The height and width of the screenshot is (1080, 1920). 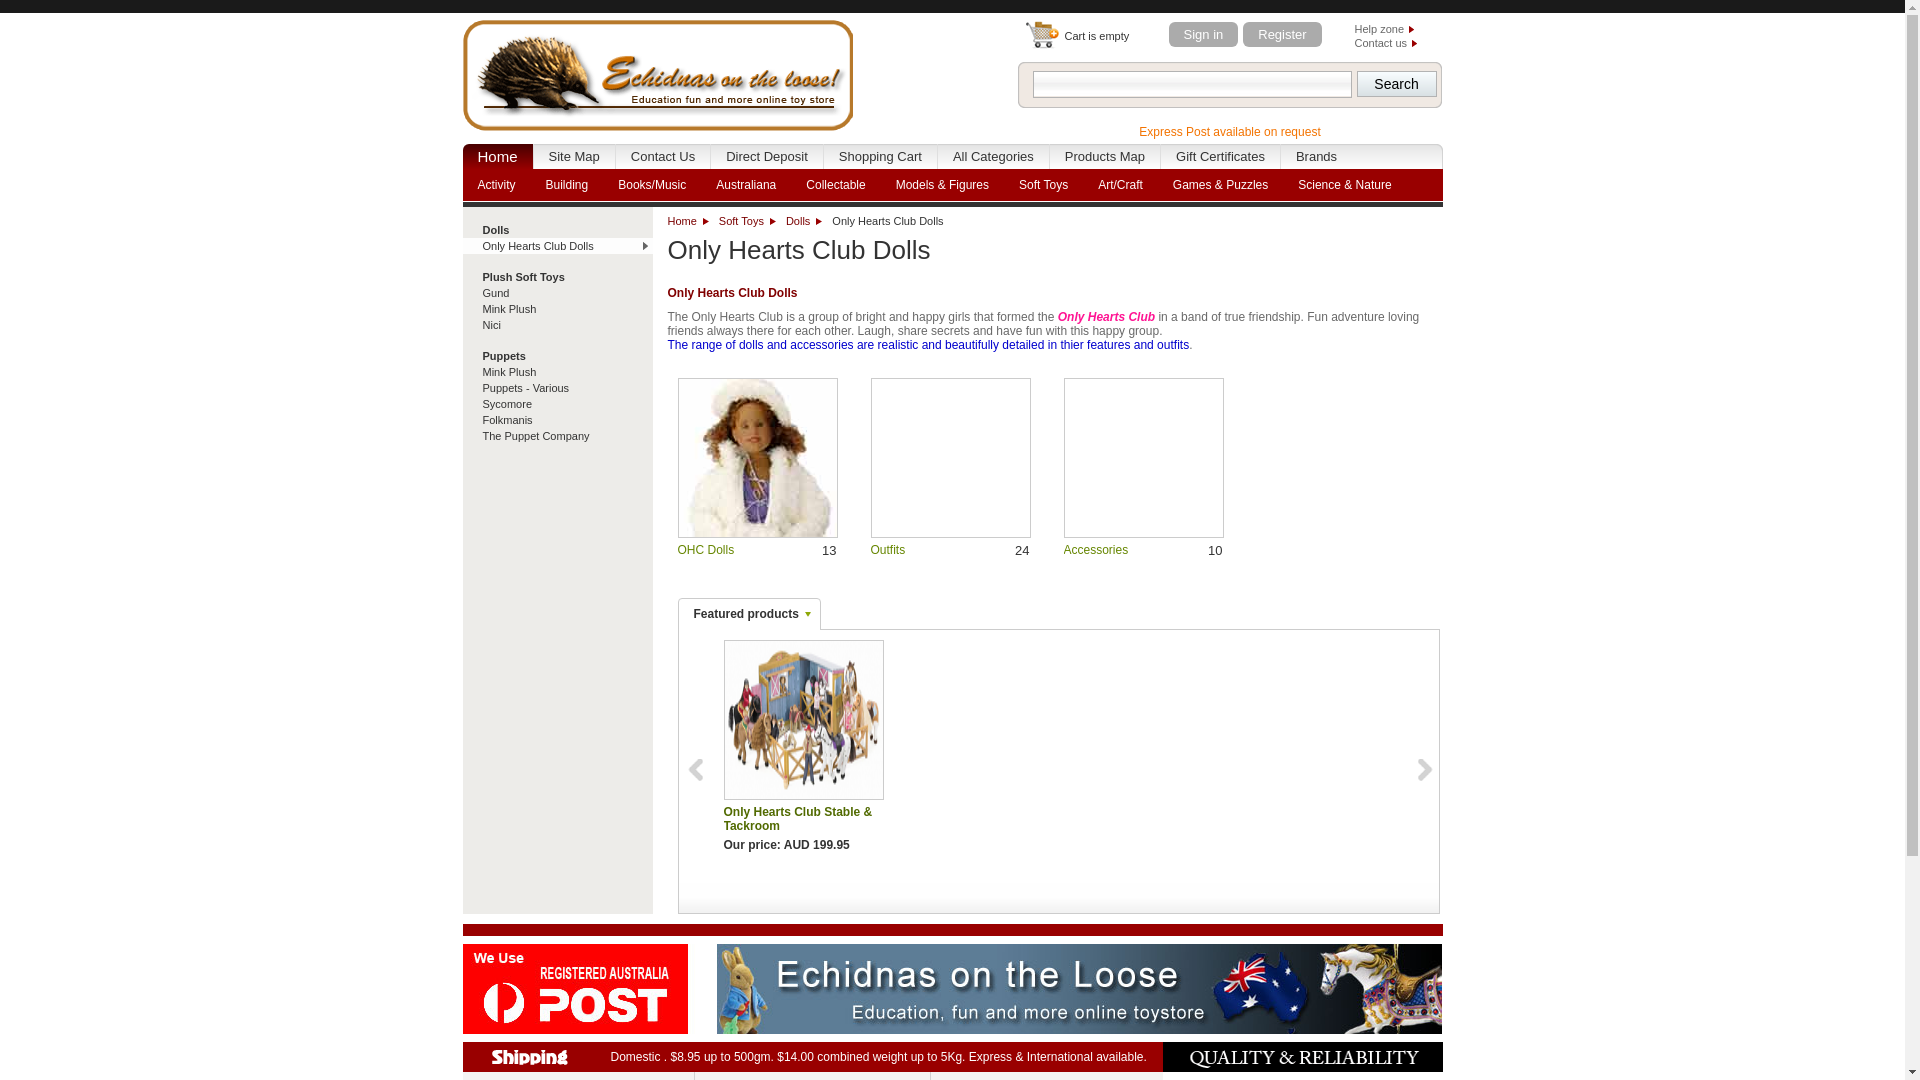 I want to click on 'Soft Toys', so click(x=719, y=220).